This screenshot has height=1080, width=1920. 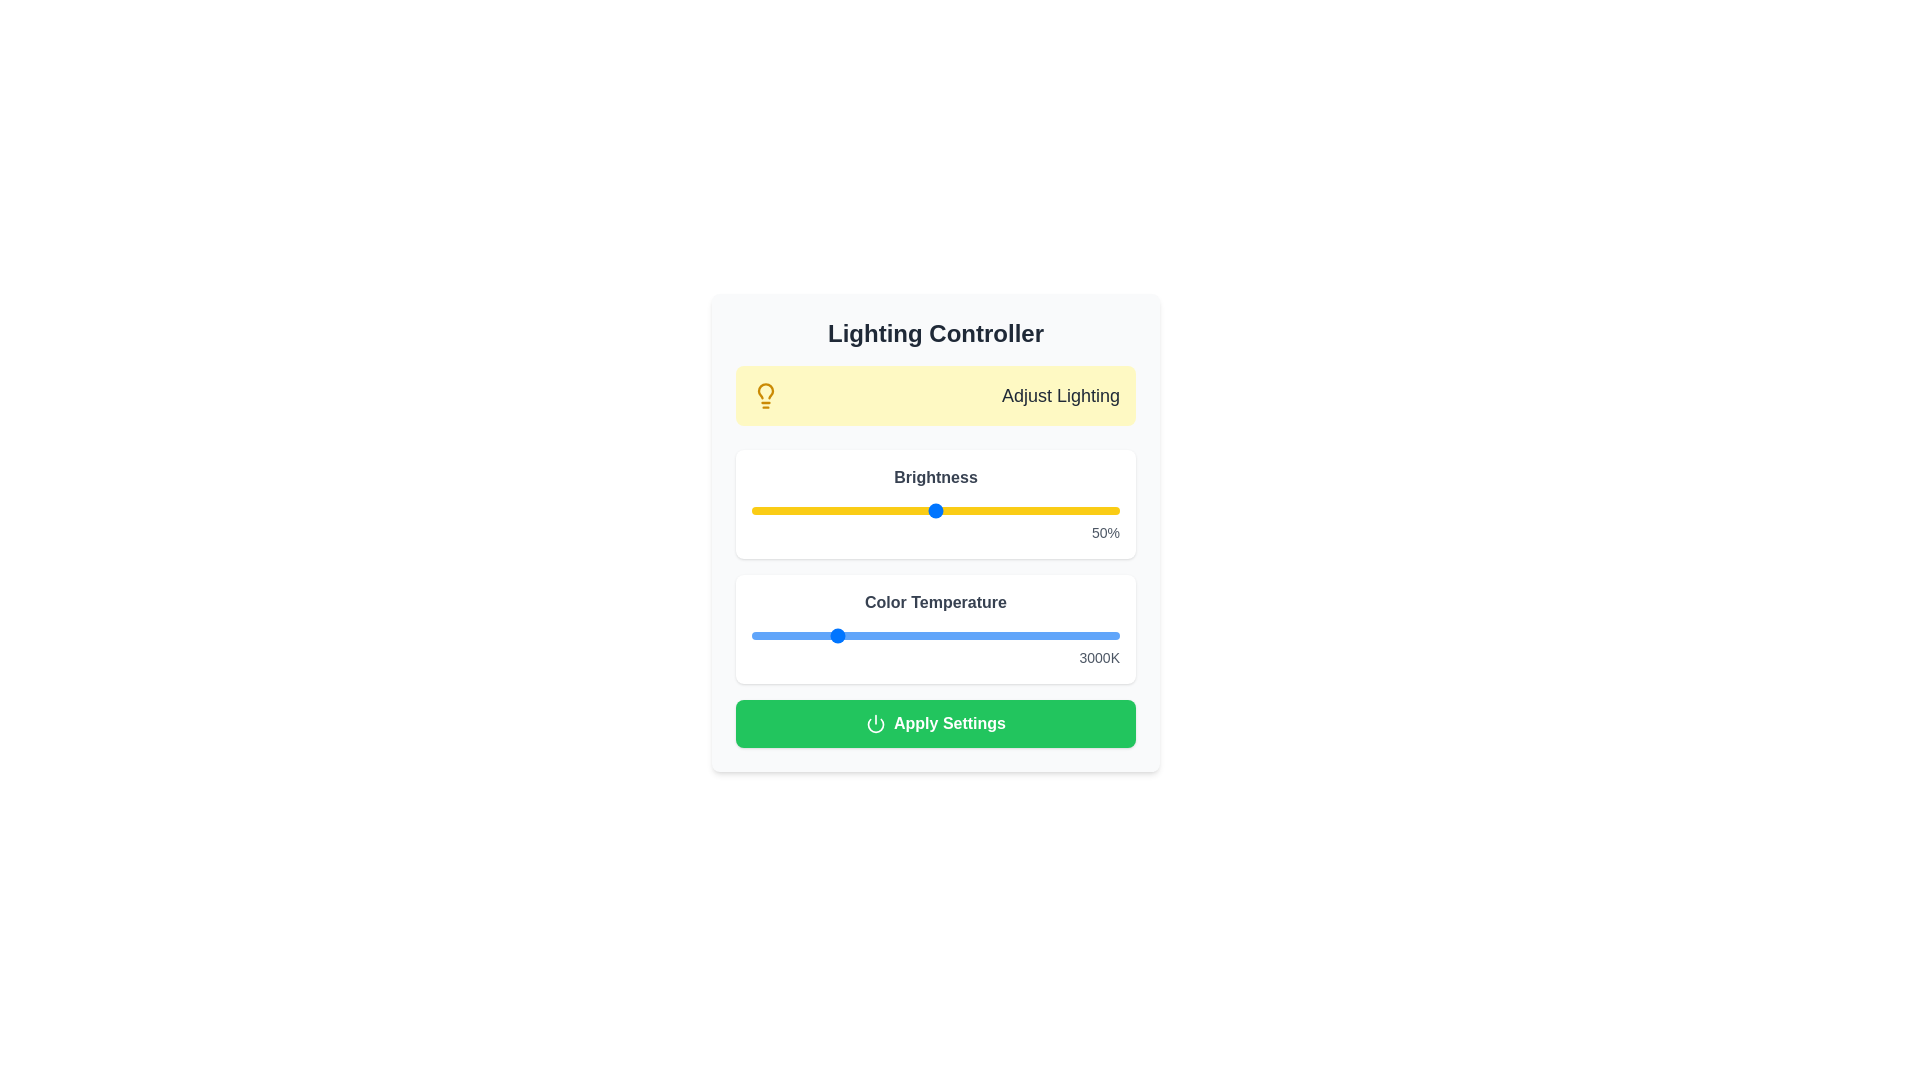 I want to click on the color temperature slider to 5547 K, so click(x=936, y=636).